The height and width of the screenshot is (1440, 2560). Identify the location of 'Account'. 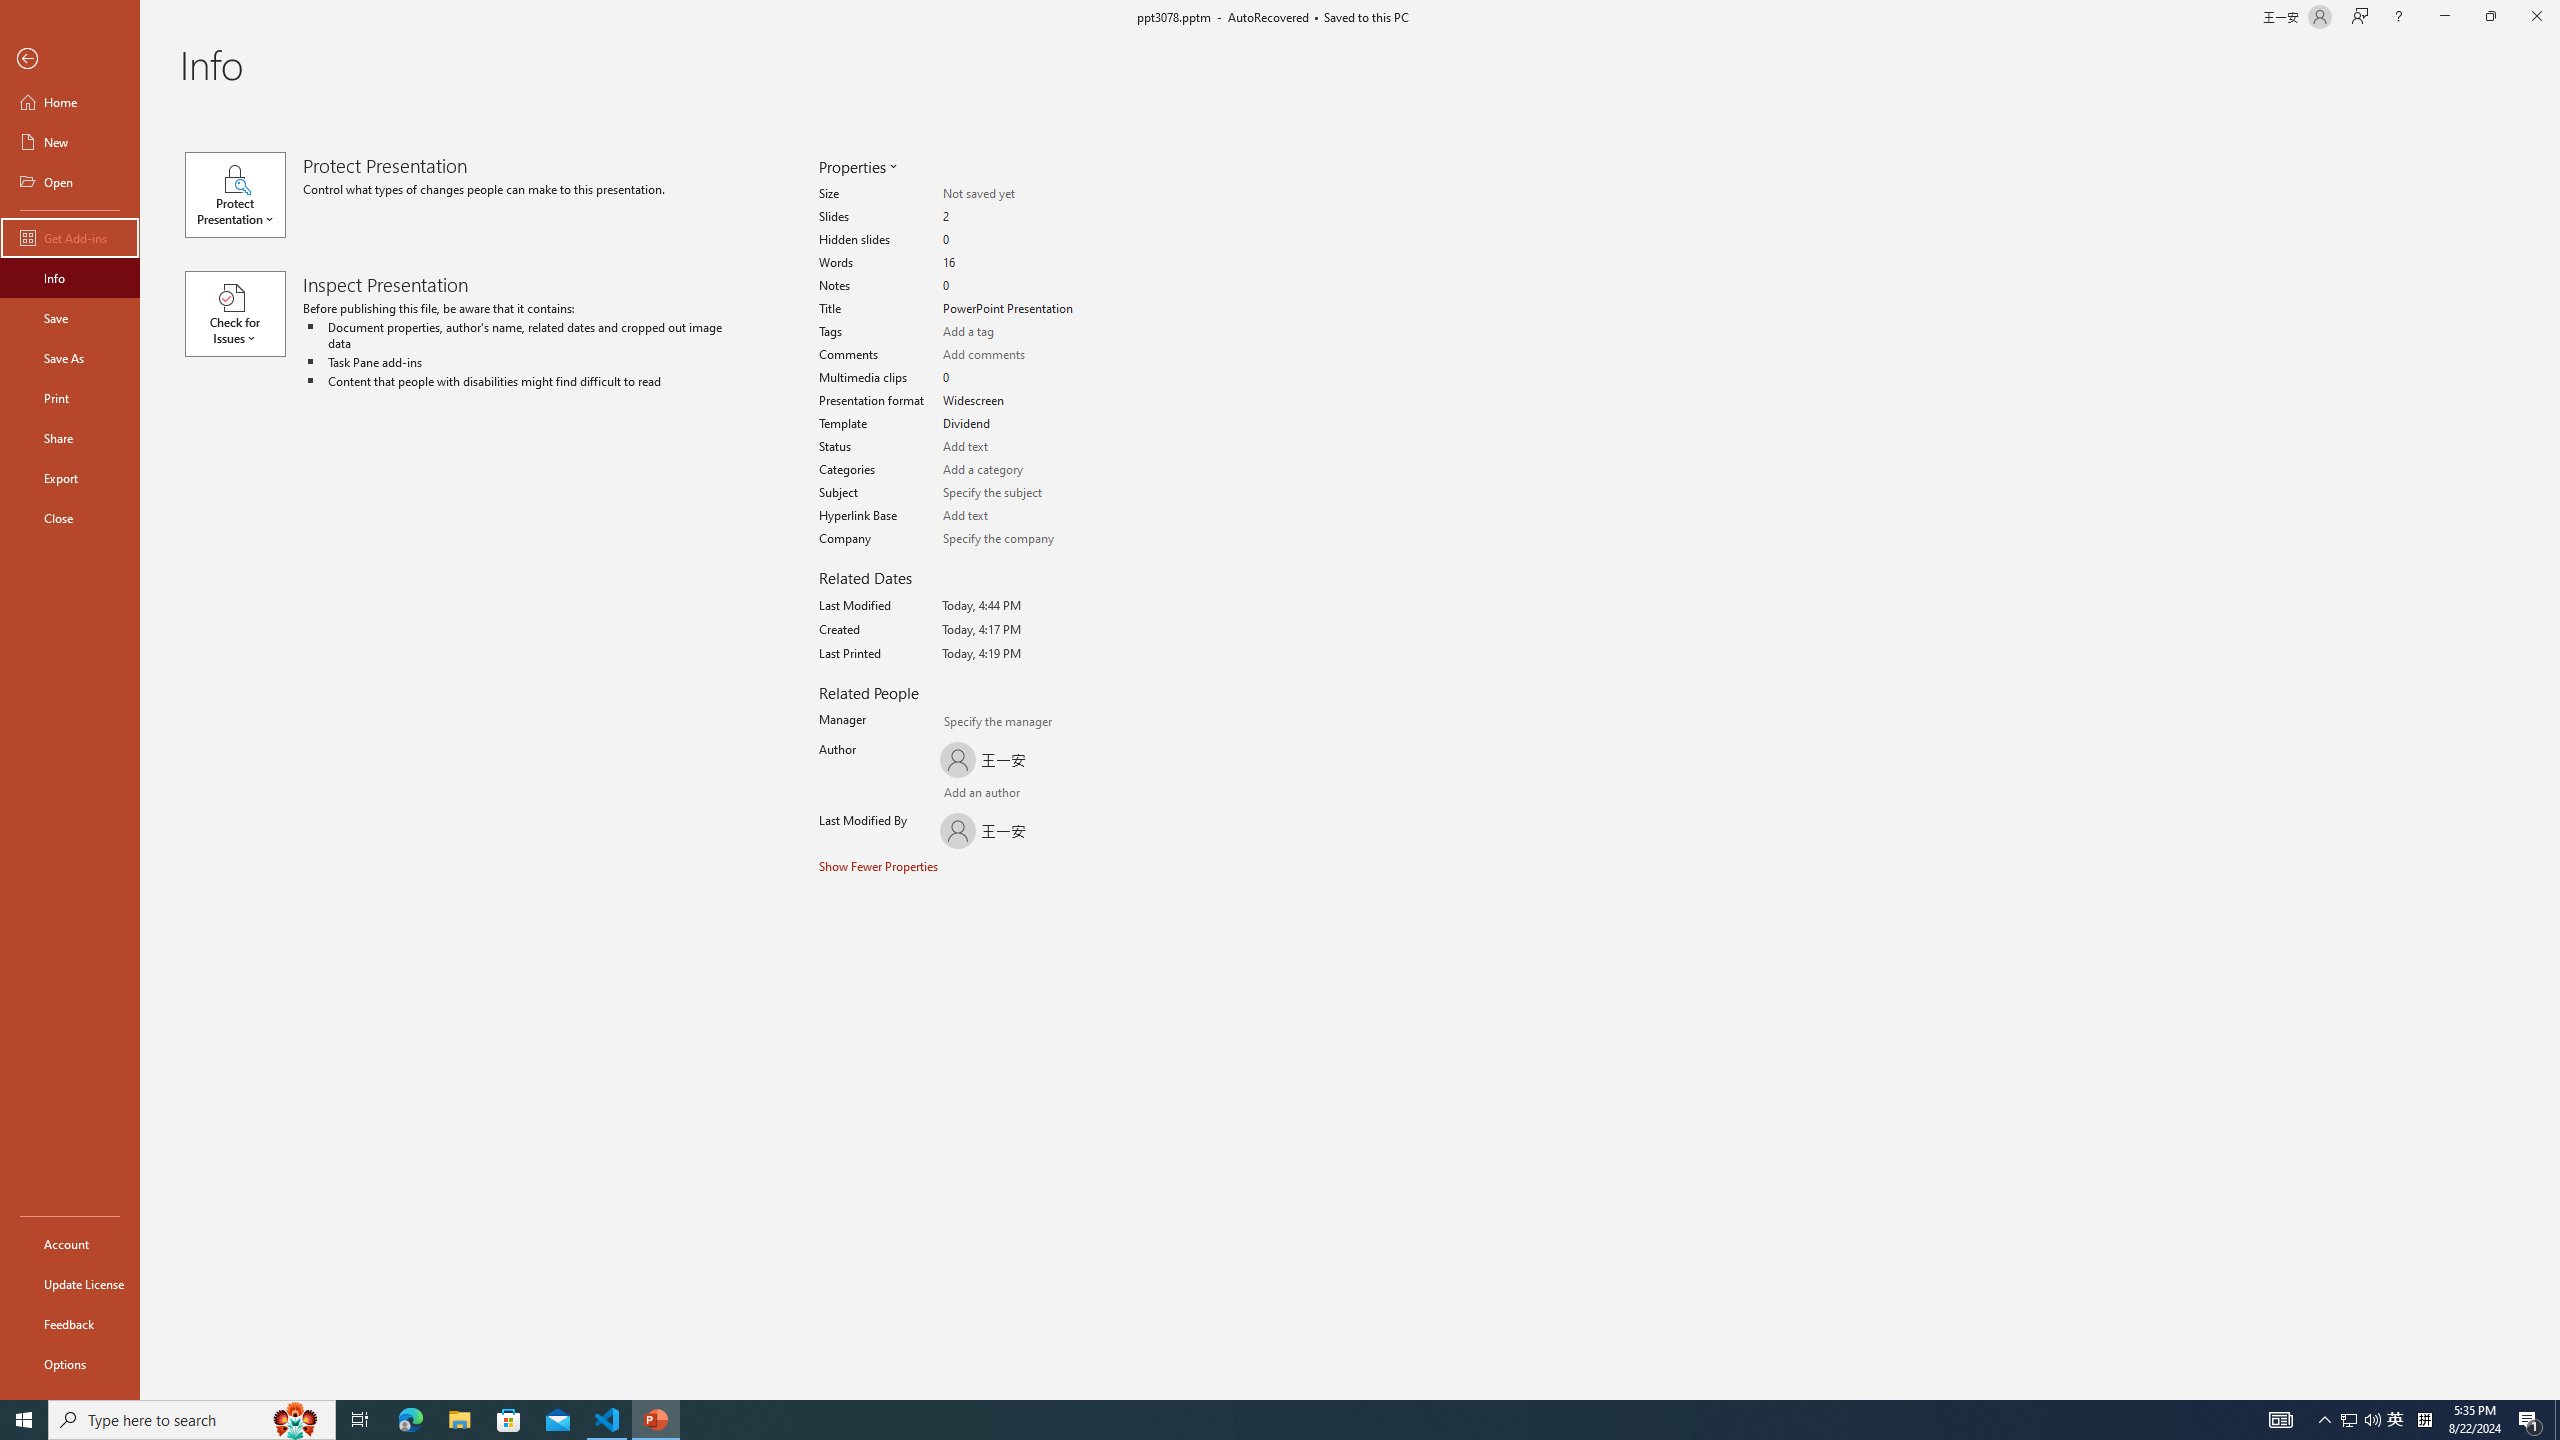
(69, 1244).